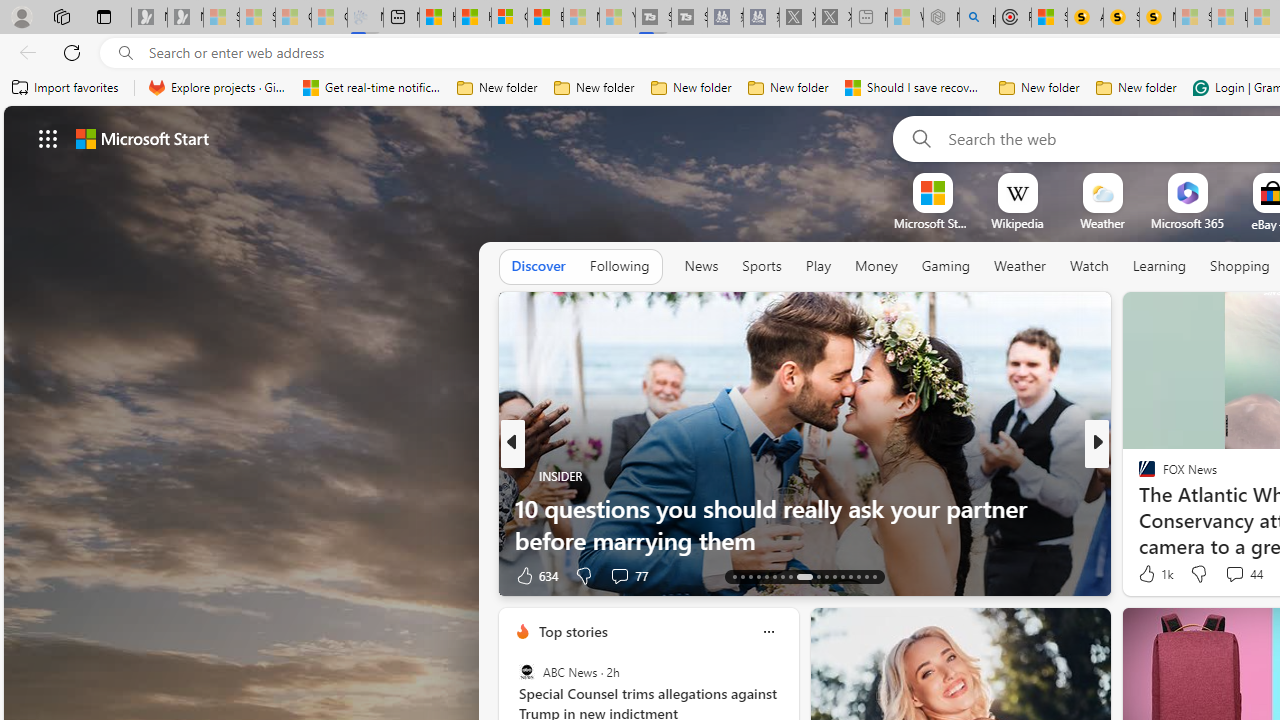  Describe the element at coordinates (1138, 506) in the screenshot. I see `'Fox Business'` at that location.